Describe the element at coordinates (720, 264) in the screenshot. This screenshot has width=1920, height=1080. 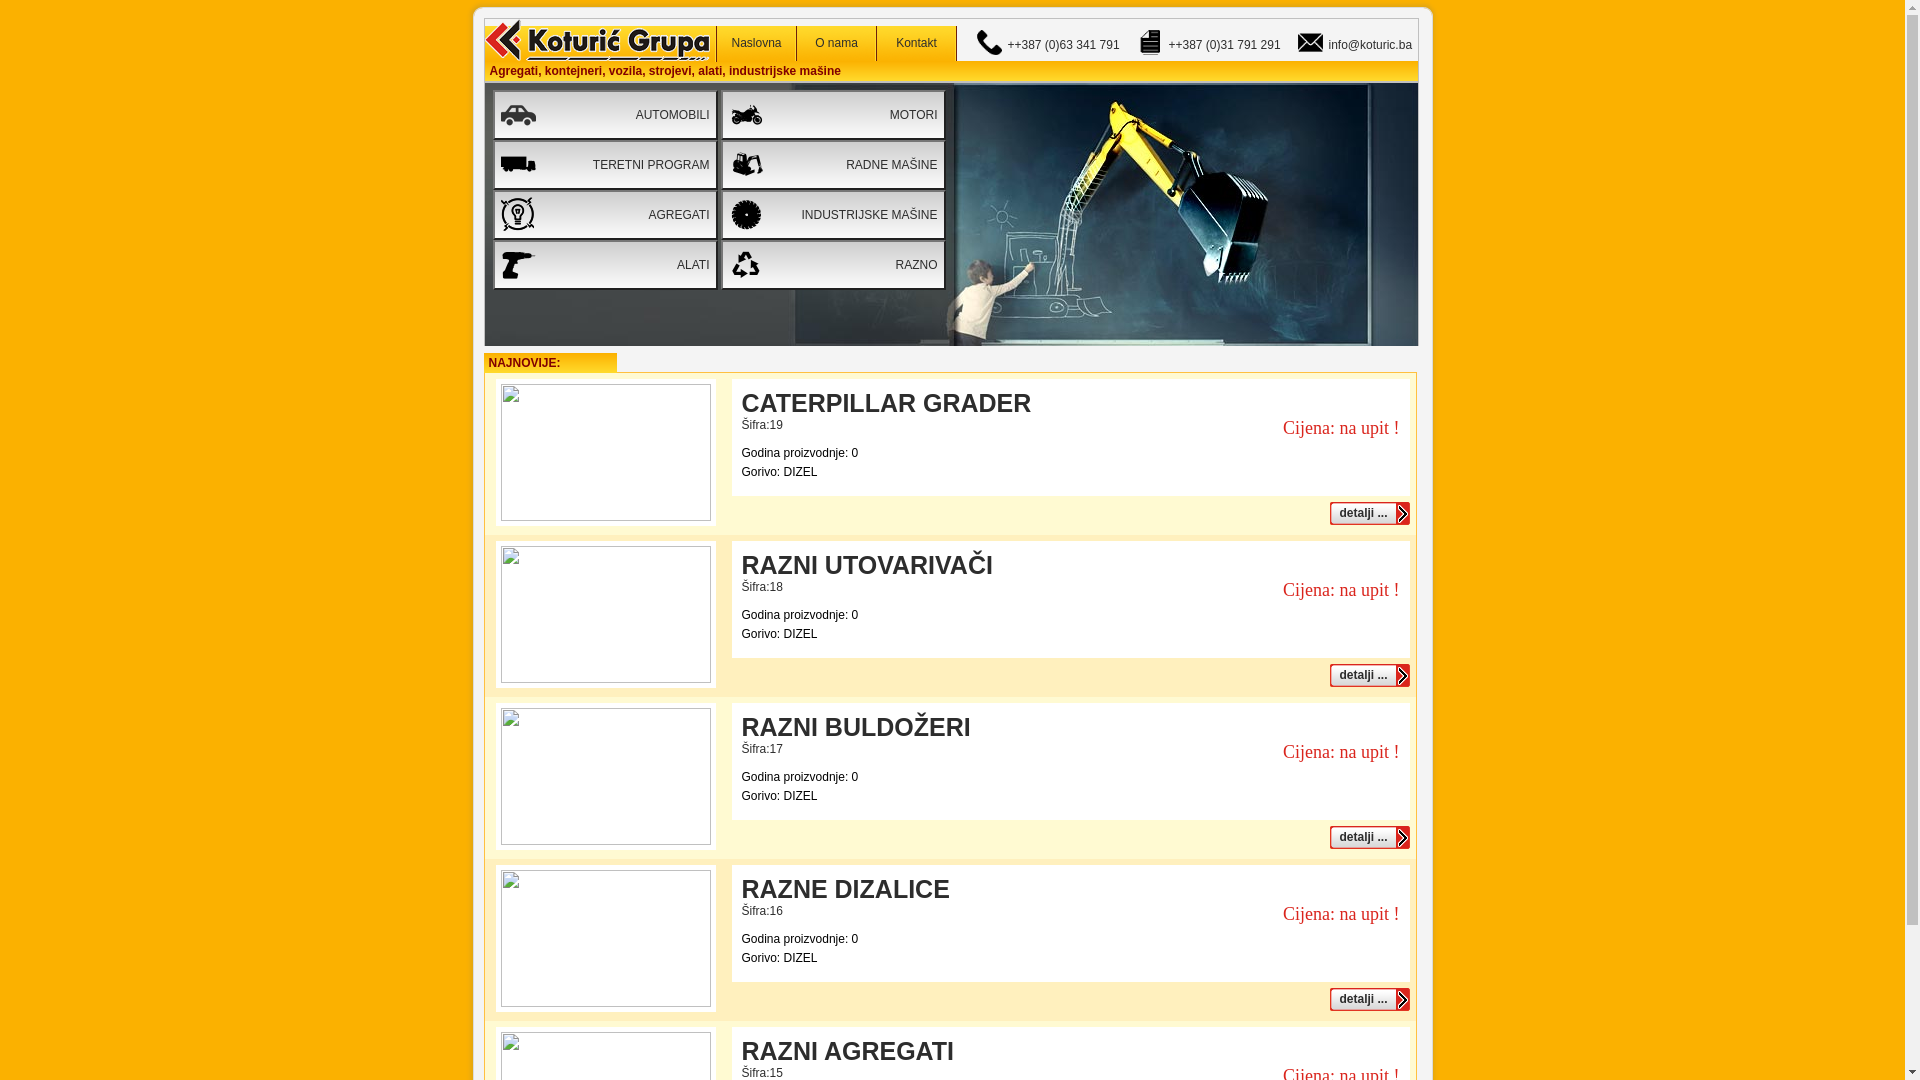
I see `'RAZNO'` at that location.